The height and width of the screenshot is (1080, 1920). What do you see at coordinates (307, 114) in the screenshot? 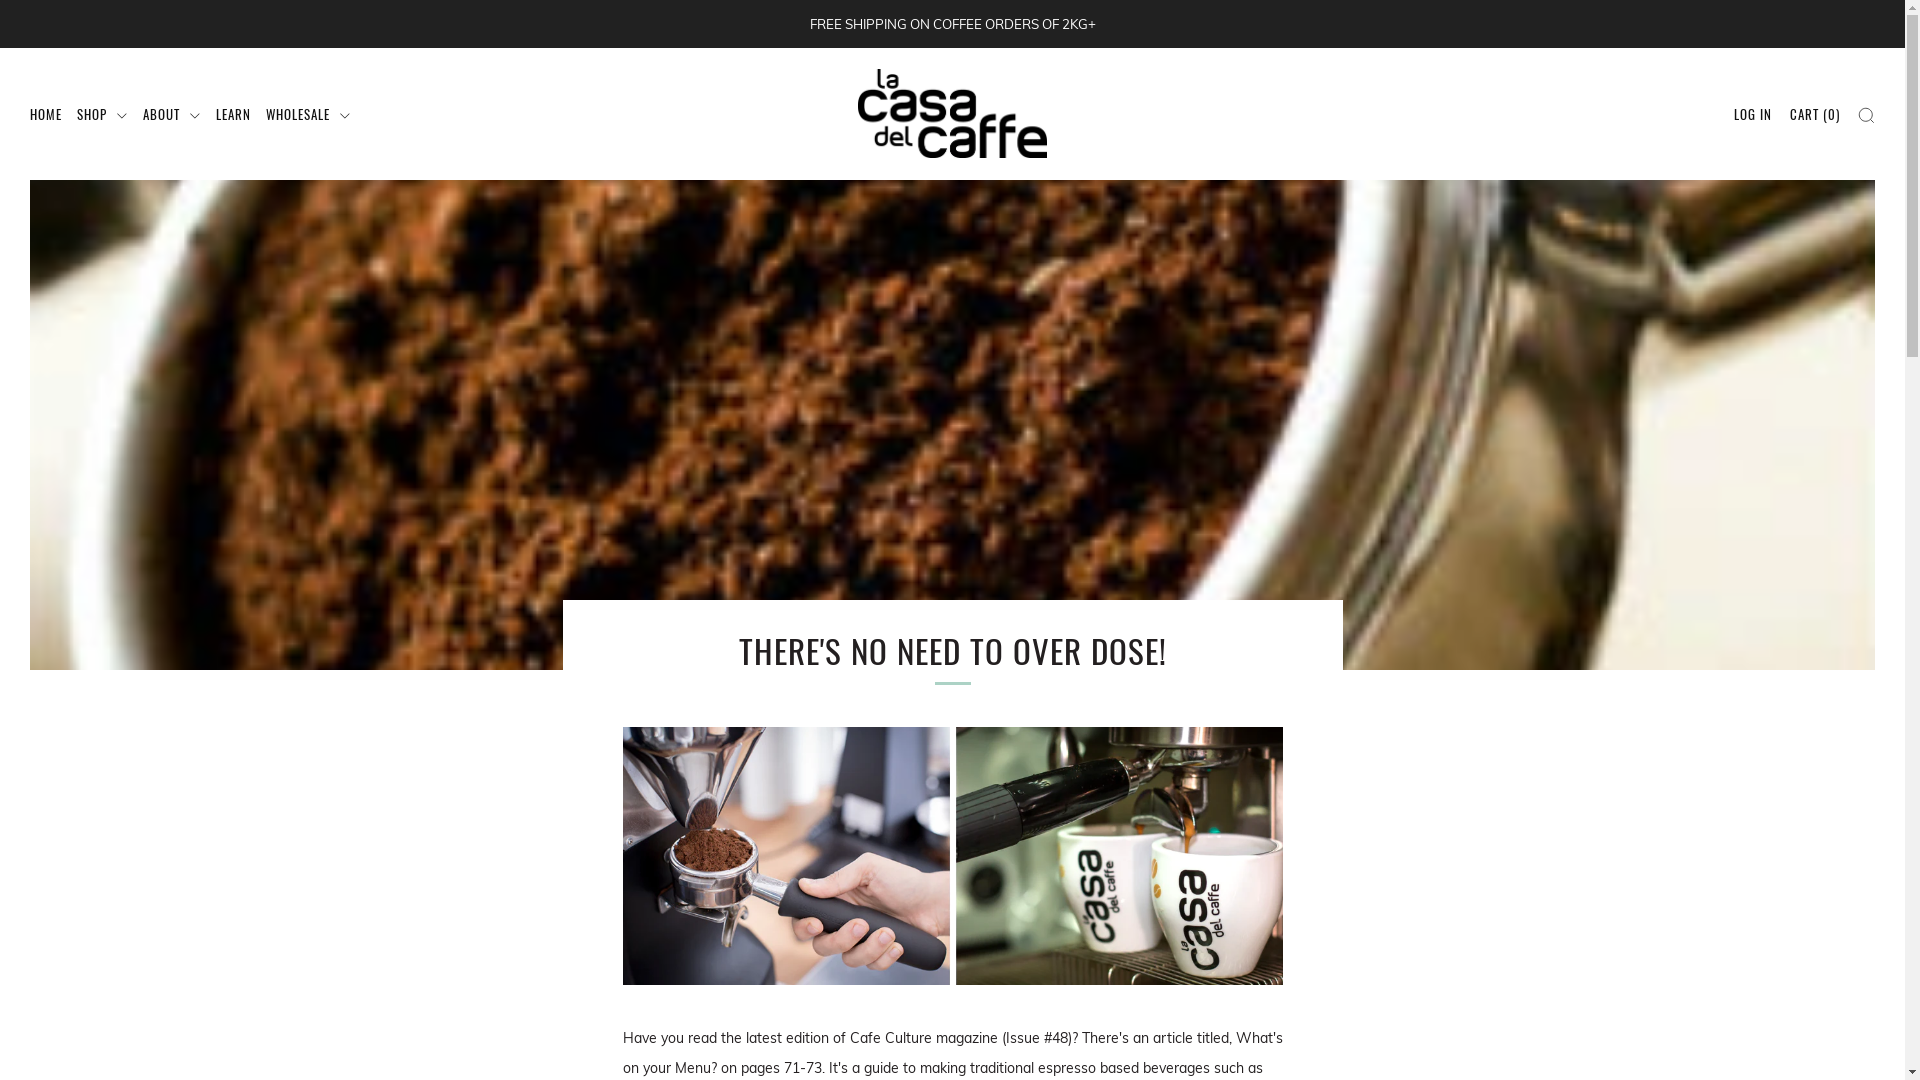
I see `'WHOLESALE'` at bounding box center [307, 114].